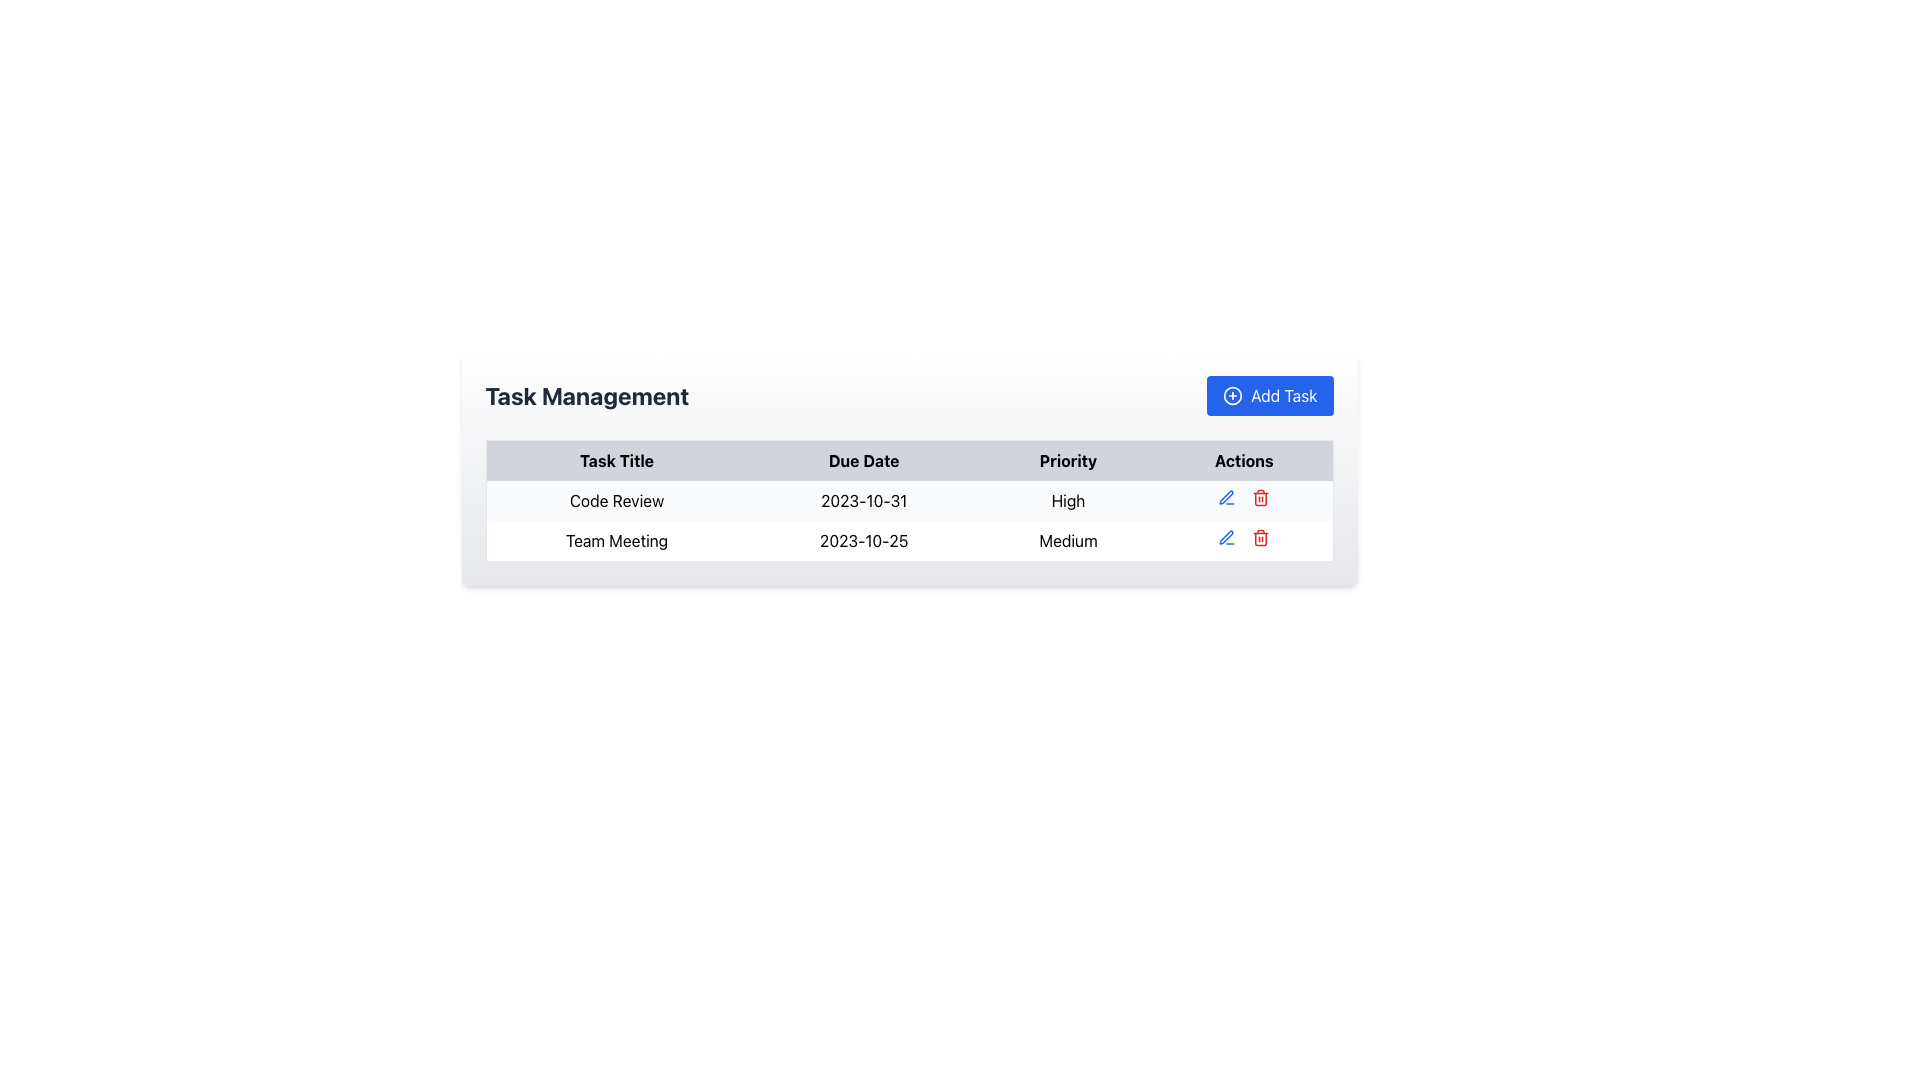 This screenshot has height=1080, width=1920. What do you see at coordinates (615, 541) in the screenshot?
I see `the task title text label located in the second row of the task management table, adjacent to the '2023-10-25' cell` at bounding box center [615, 541].